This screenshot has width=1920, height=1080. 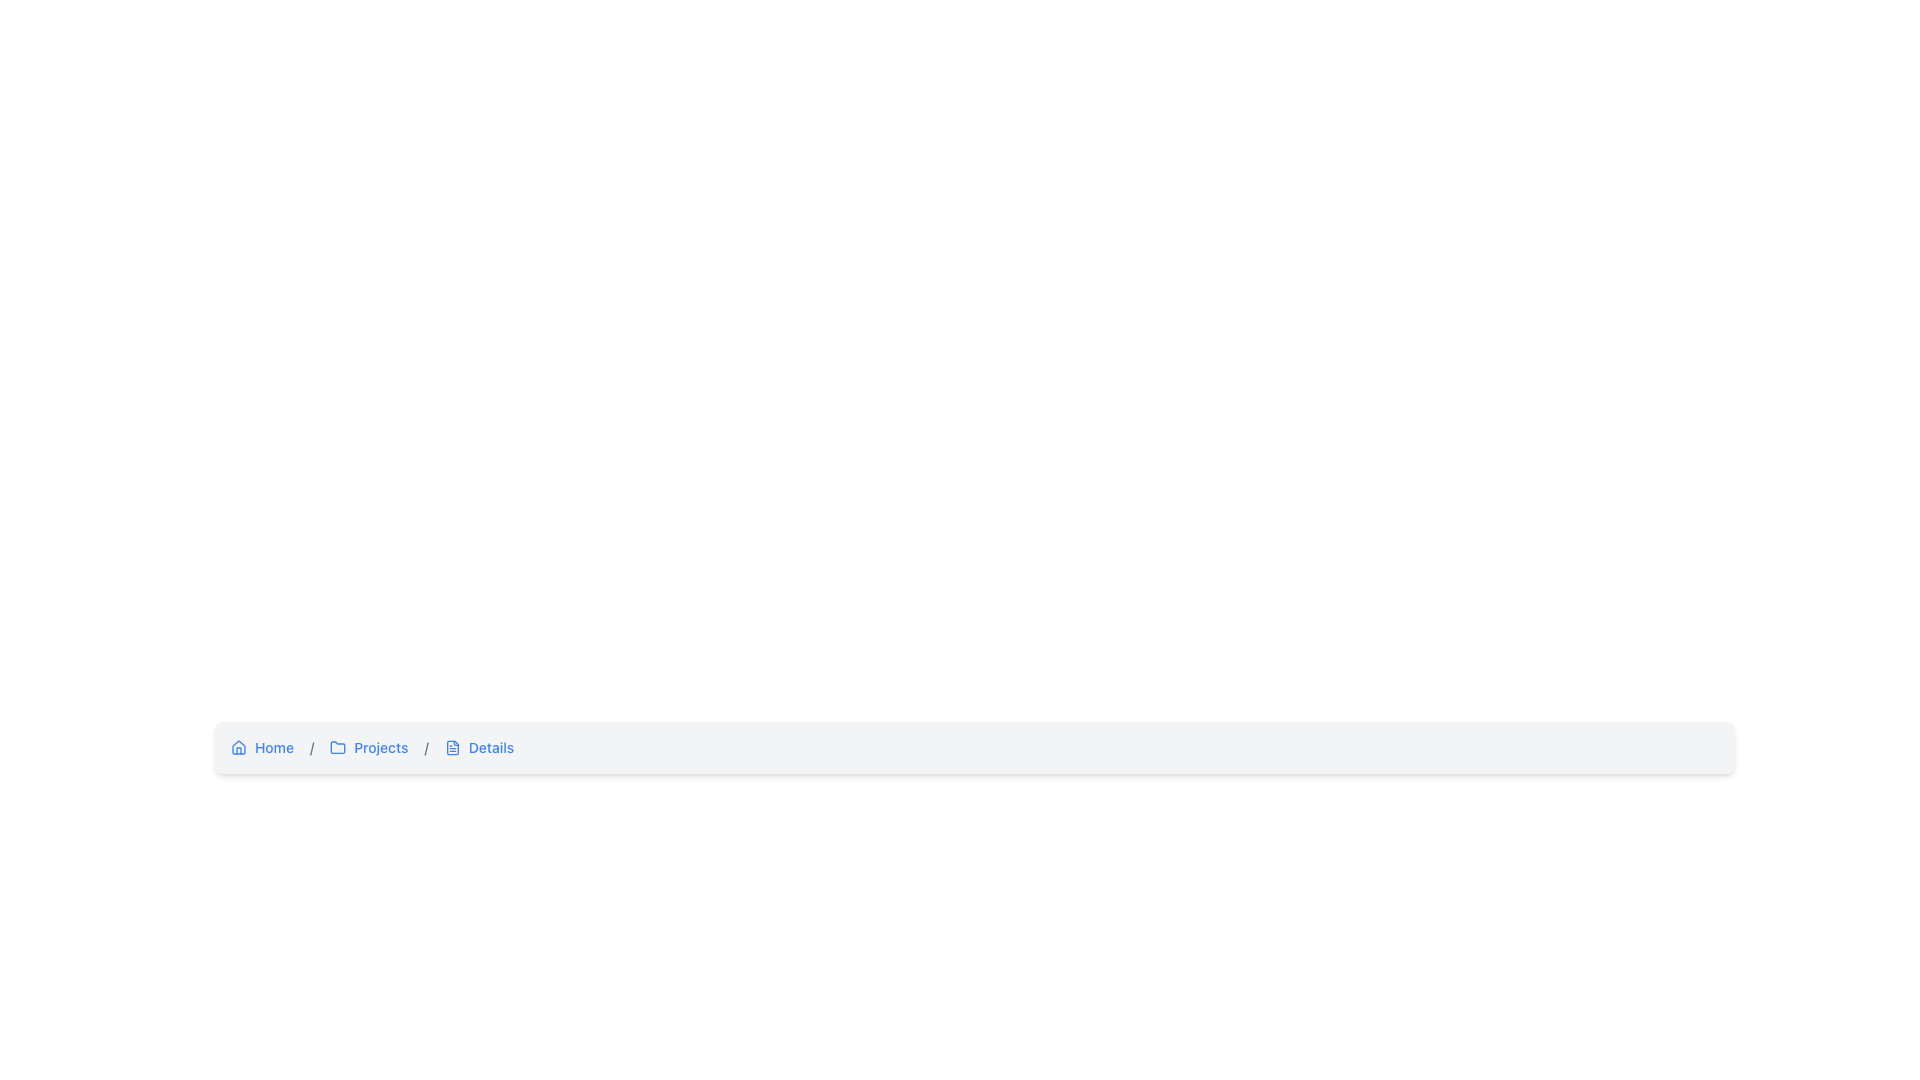 I want to click on the house icon in the breadcrumb navigation bar at the top-left corner, so click(x=239, y=747).